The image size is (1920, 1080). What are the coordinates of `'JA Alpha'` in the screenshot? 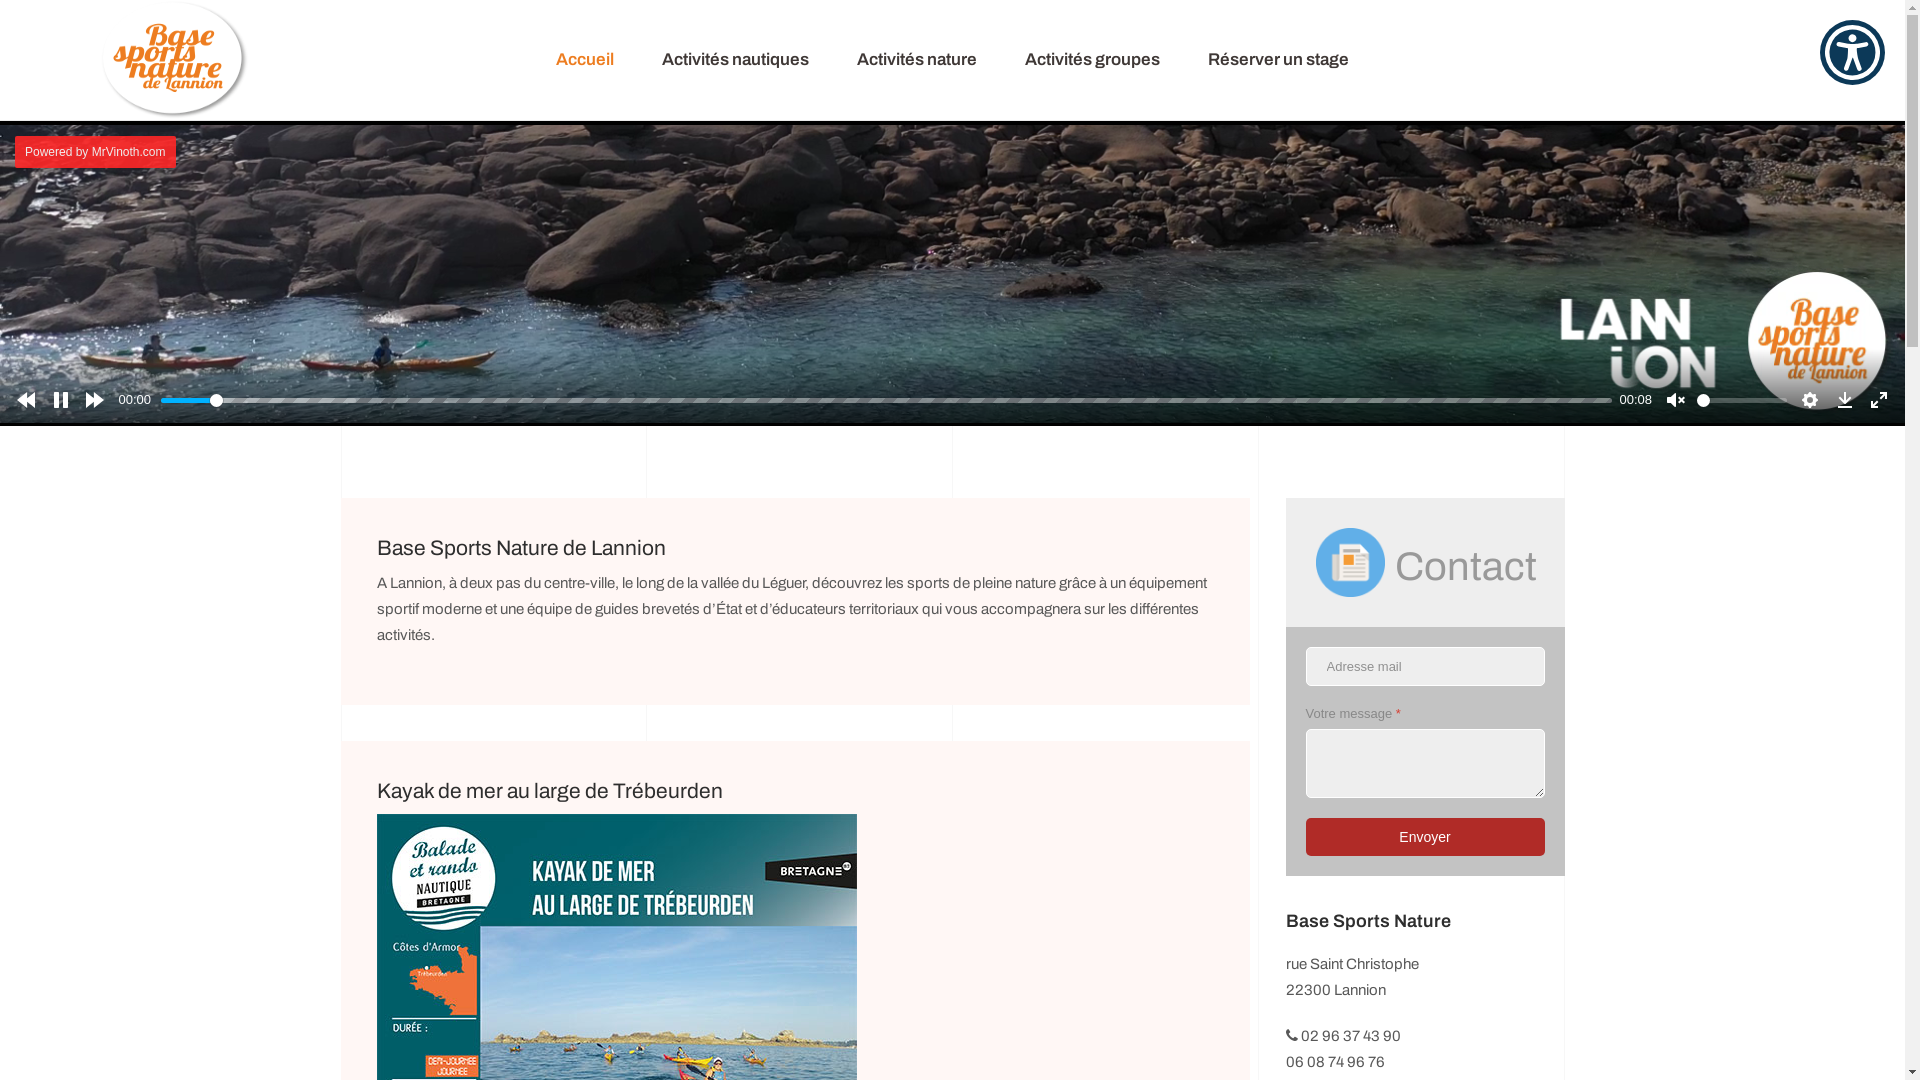 It's located at (174, 59).